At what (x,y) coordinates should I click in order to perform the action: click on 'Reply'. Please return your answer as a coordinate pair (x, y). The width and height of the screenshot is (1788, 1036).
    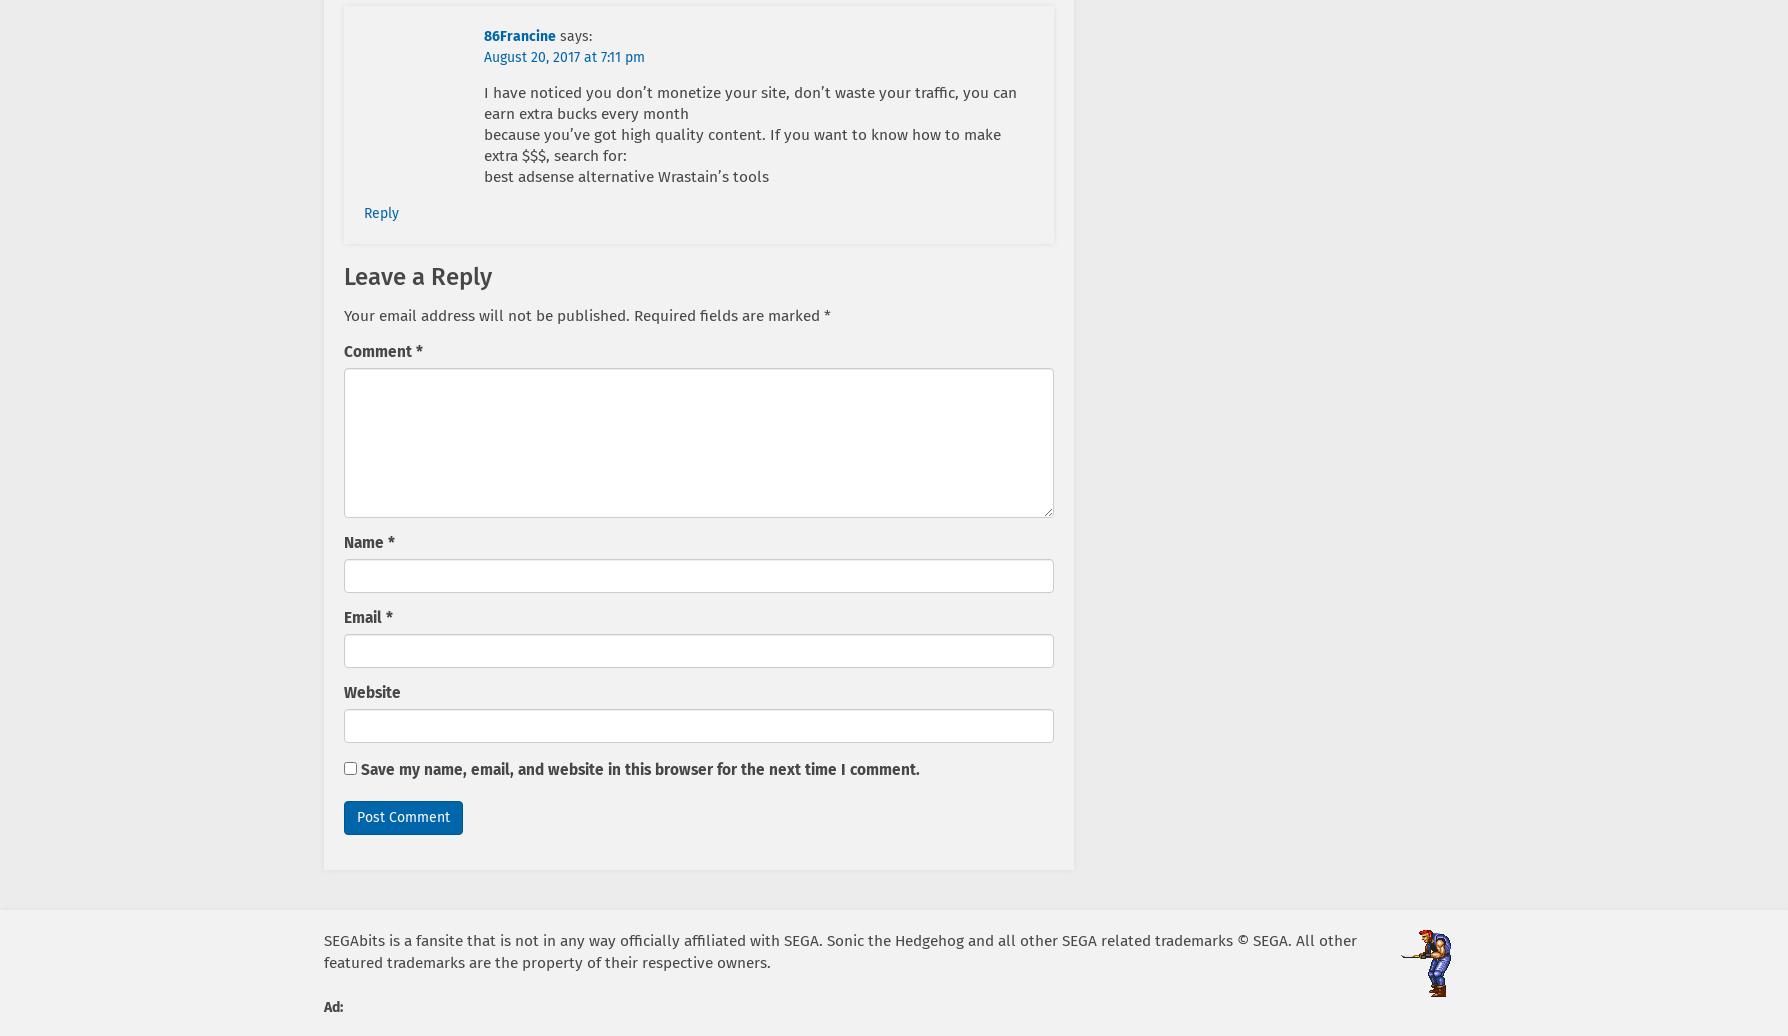
    Looking at the image, I should click on (380, 213).